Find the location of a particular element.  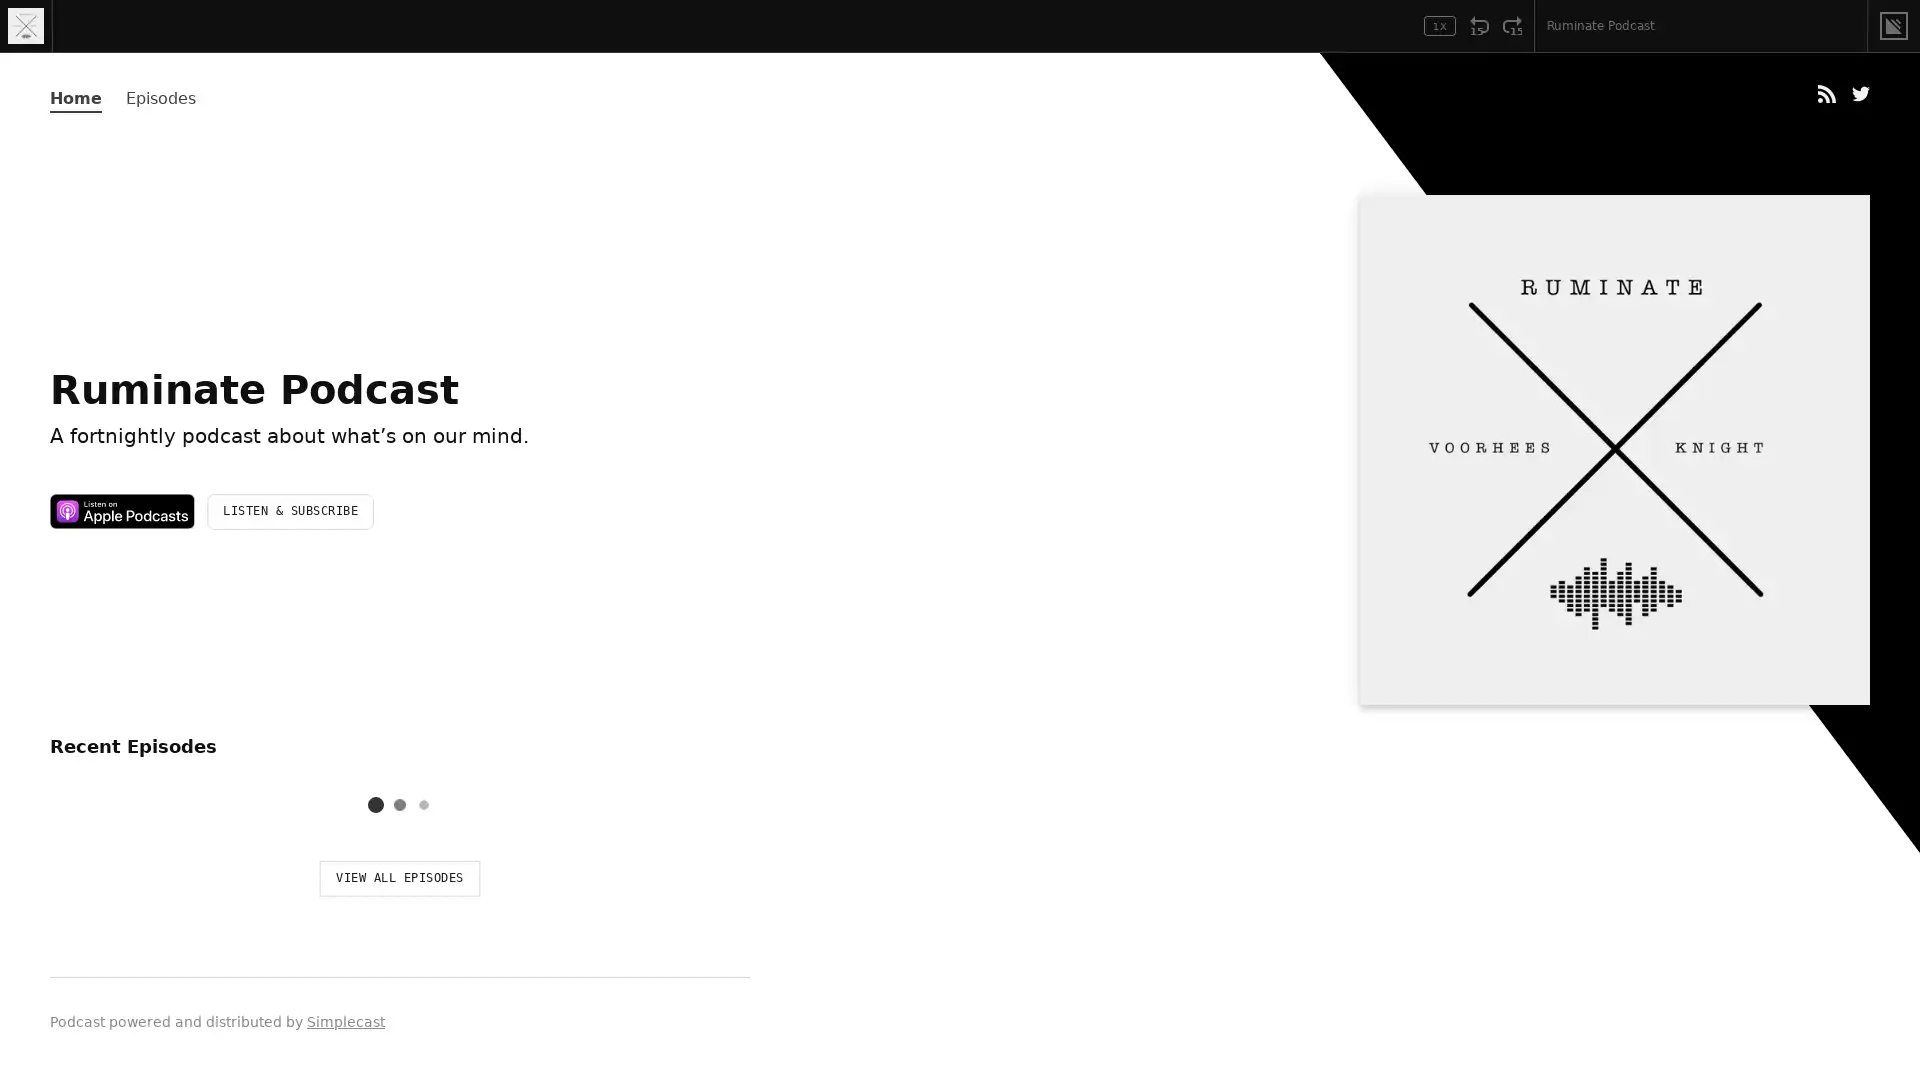

Rewind 15 Seconds is located at coordinates (1479, 26).